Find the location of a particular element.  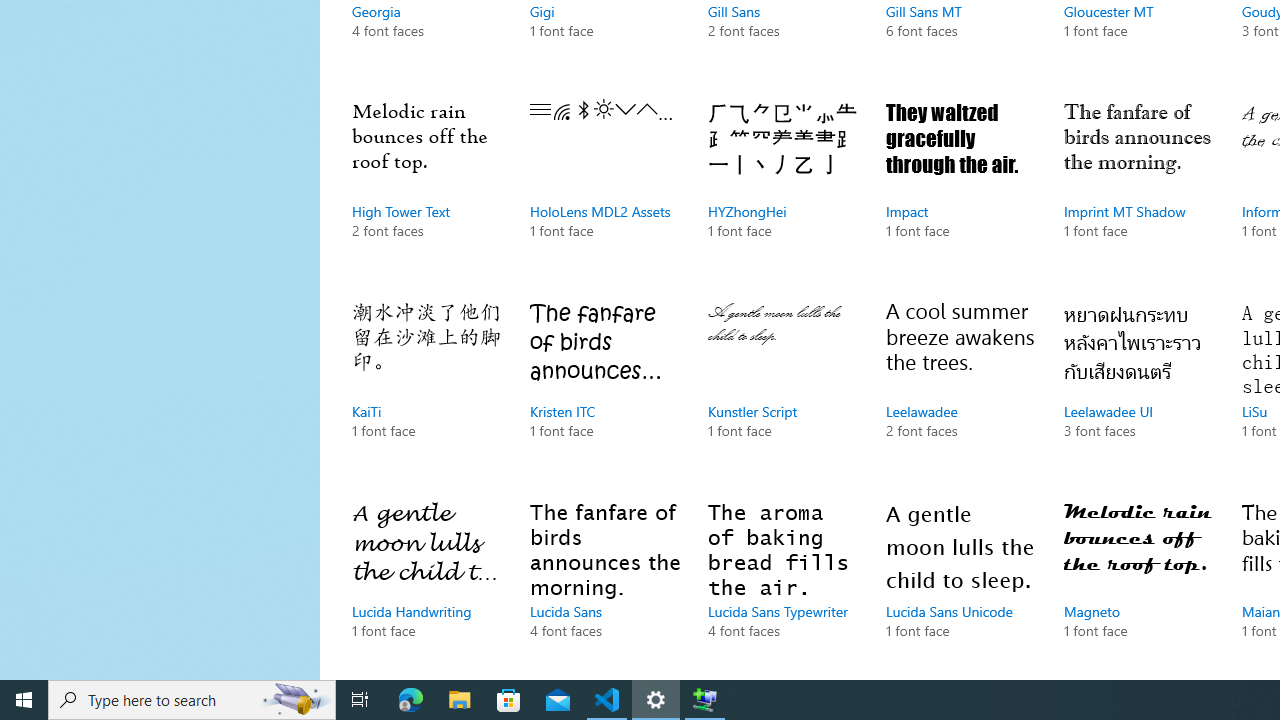

'Magneto, 1 font face' is located at coordinates (1139, 585).